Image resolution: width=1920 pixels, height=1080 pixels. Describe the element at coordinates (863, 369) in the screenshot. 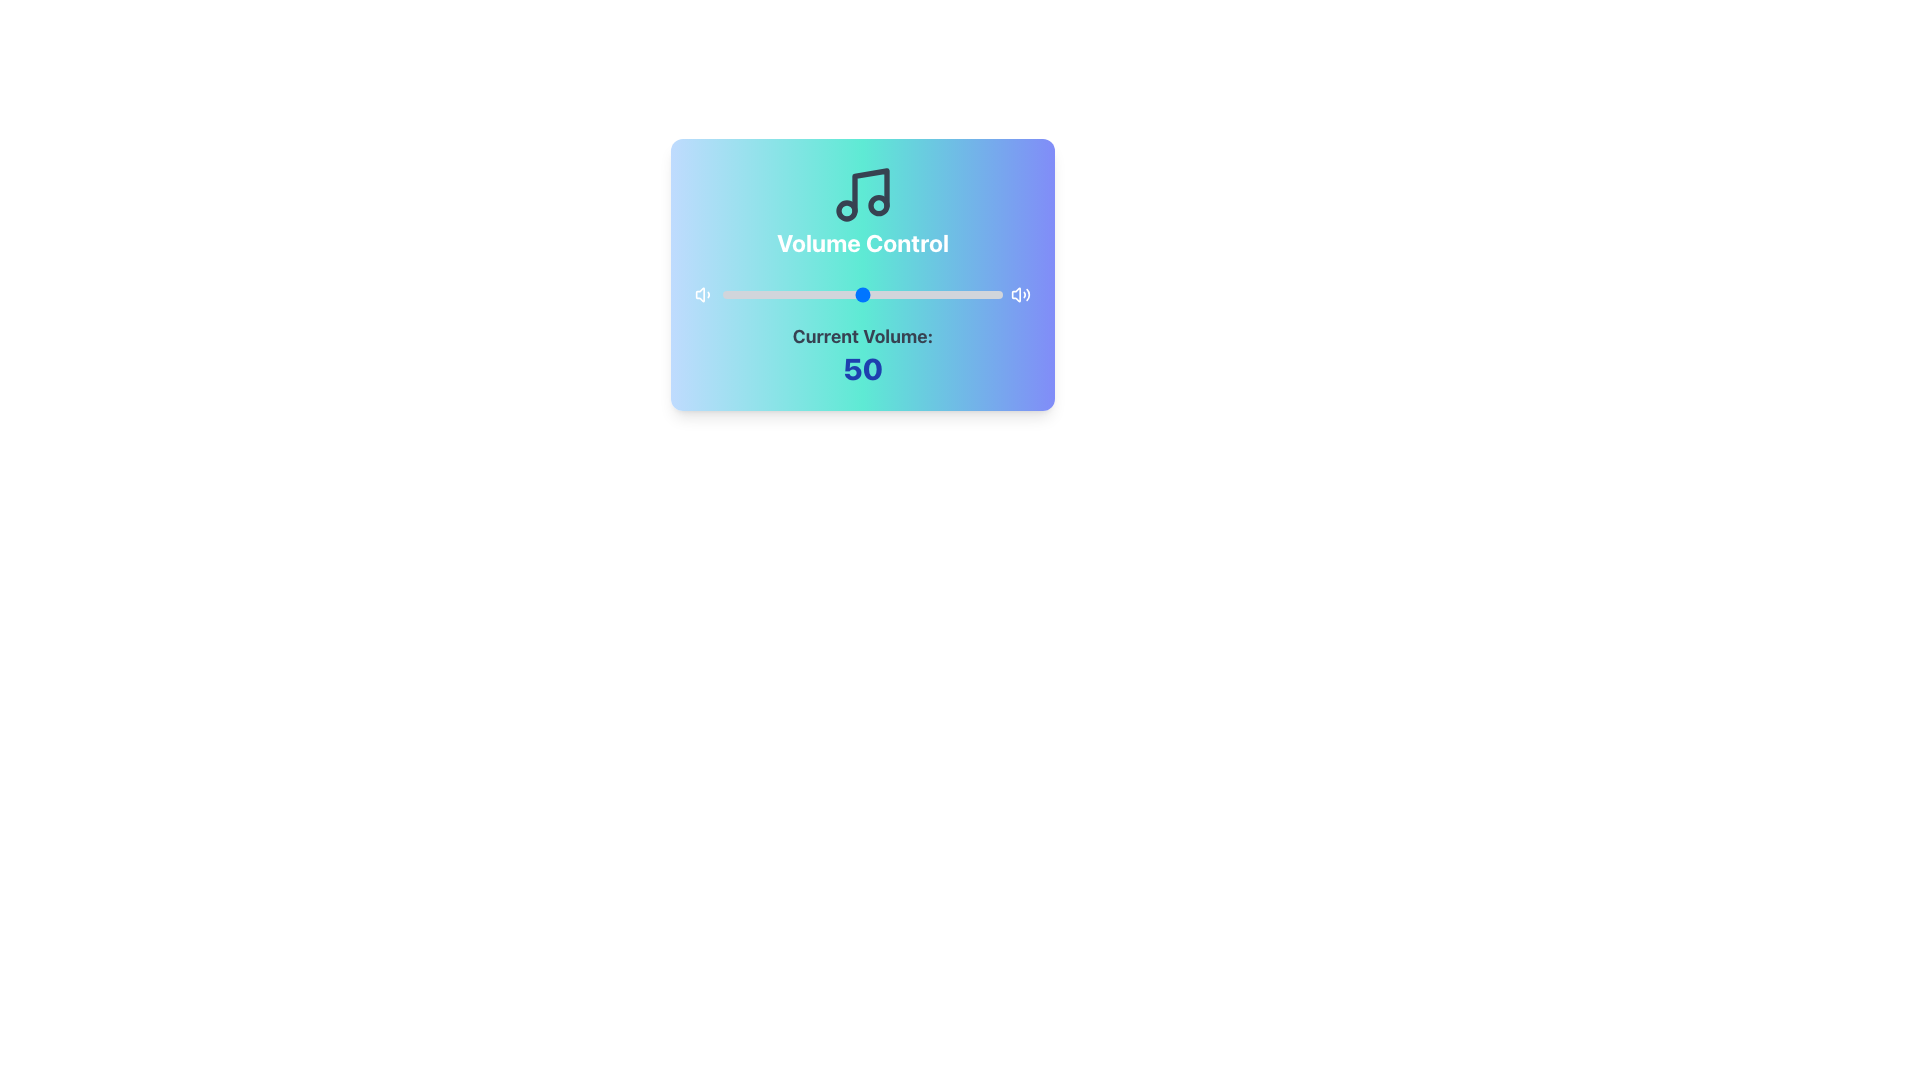

I see `the Label displaying '50' in a bold blue font, located below the 'Current Volume:' text` at that location.